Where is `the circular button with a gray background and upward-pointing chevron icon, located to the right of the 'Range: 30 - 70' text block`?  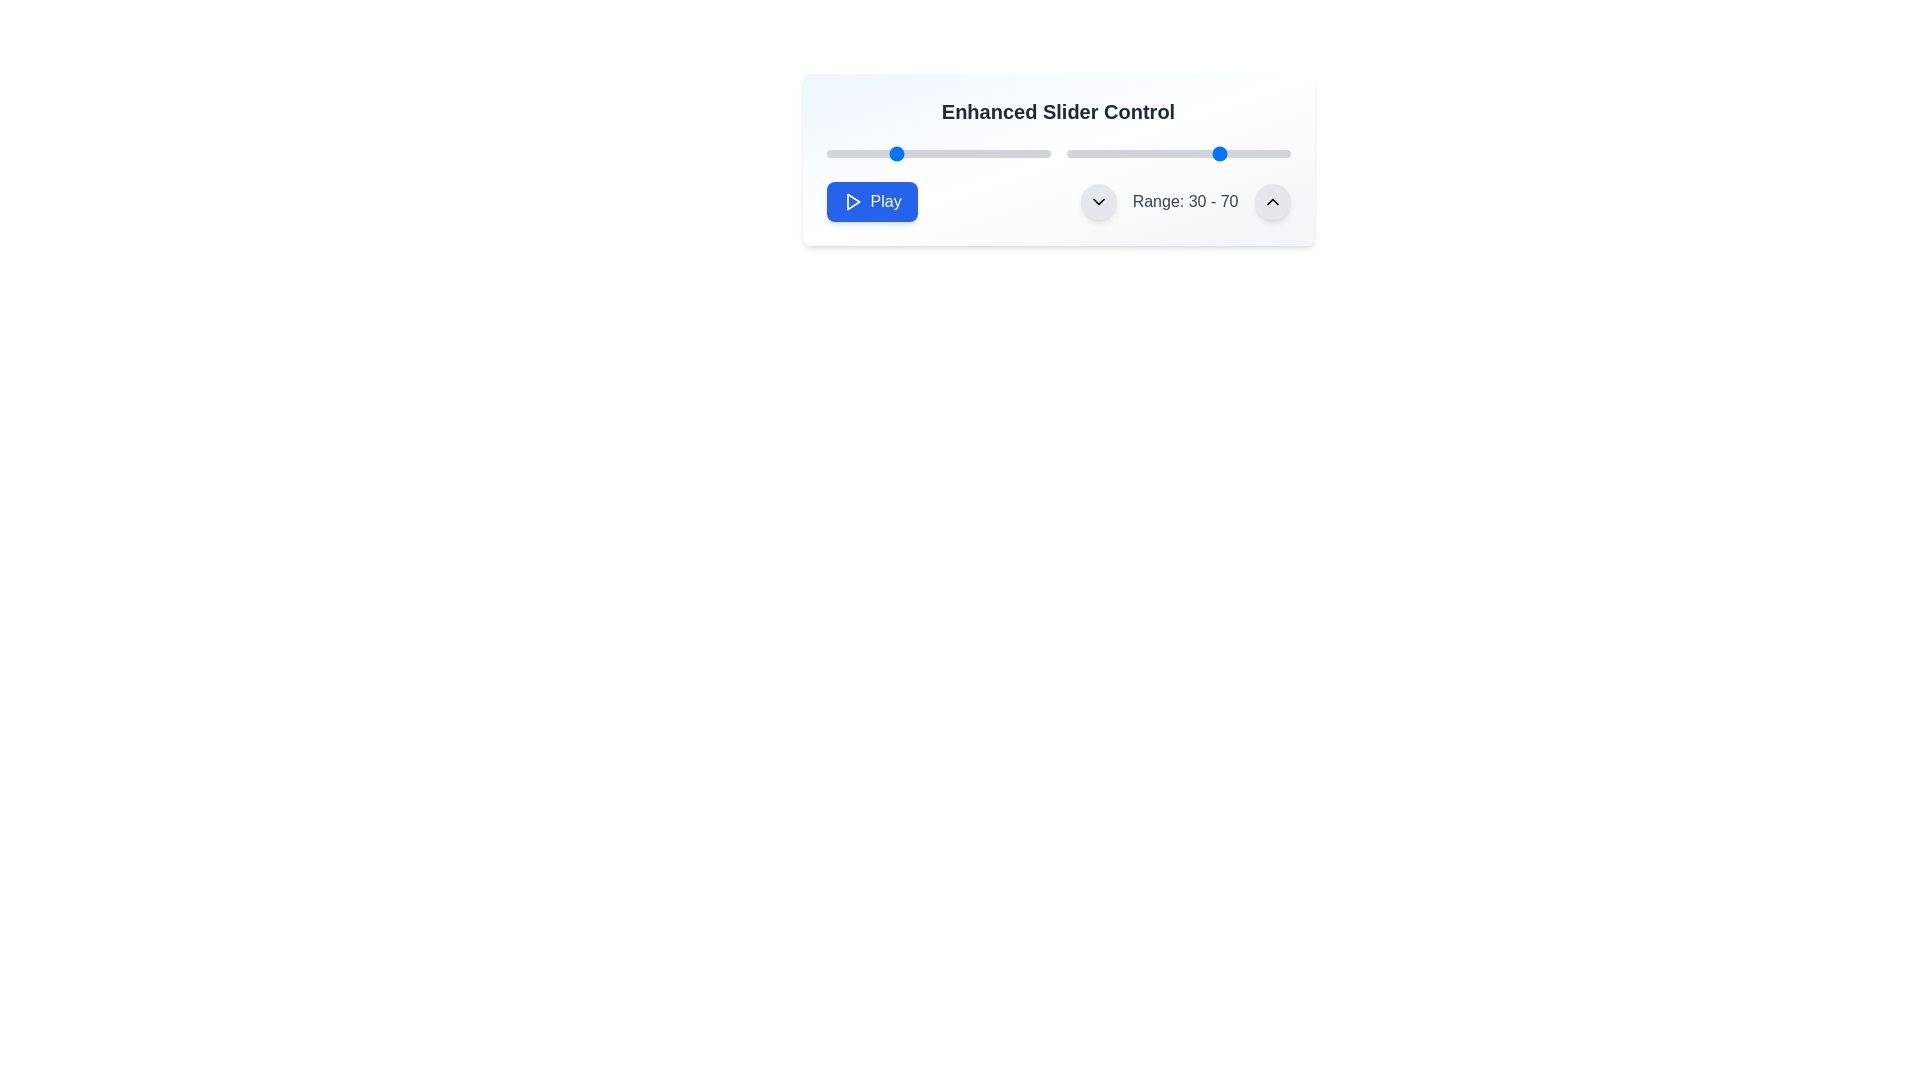
the circular button with a gray background and upward-pointing chevron icon, located to the right of the 'Range: 30 - 70' text block is located at coordinates (1271, 201).